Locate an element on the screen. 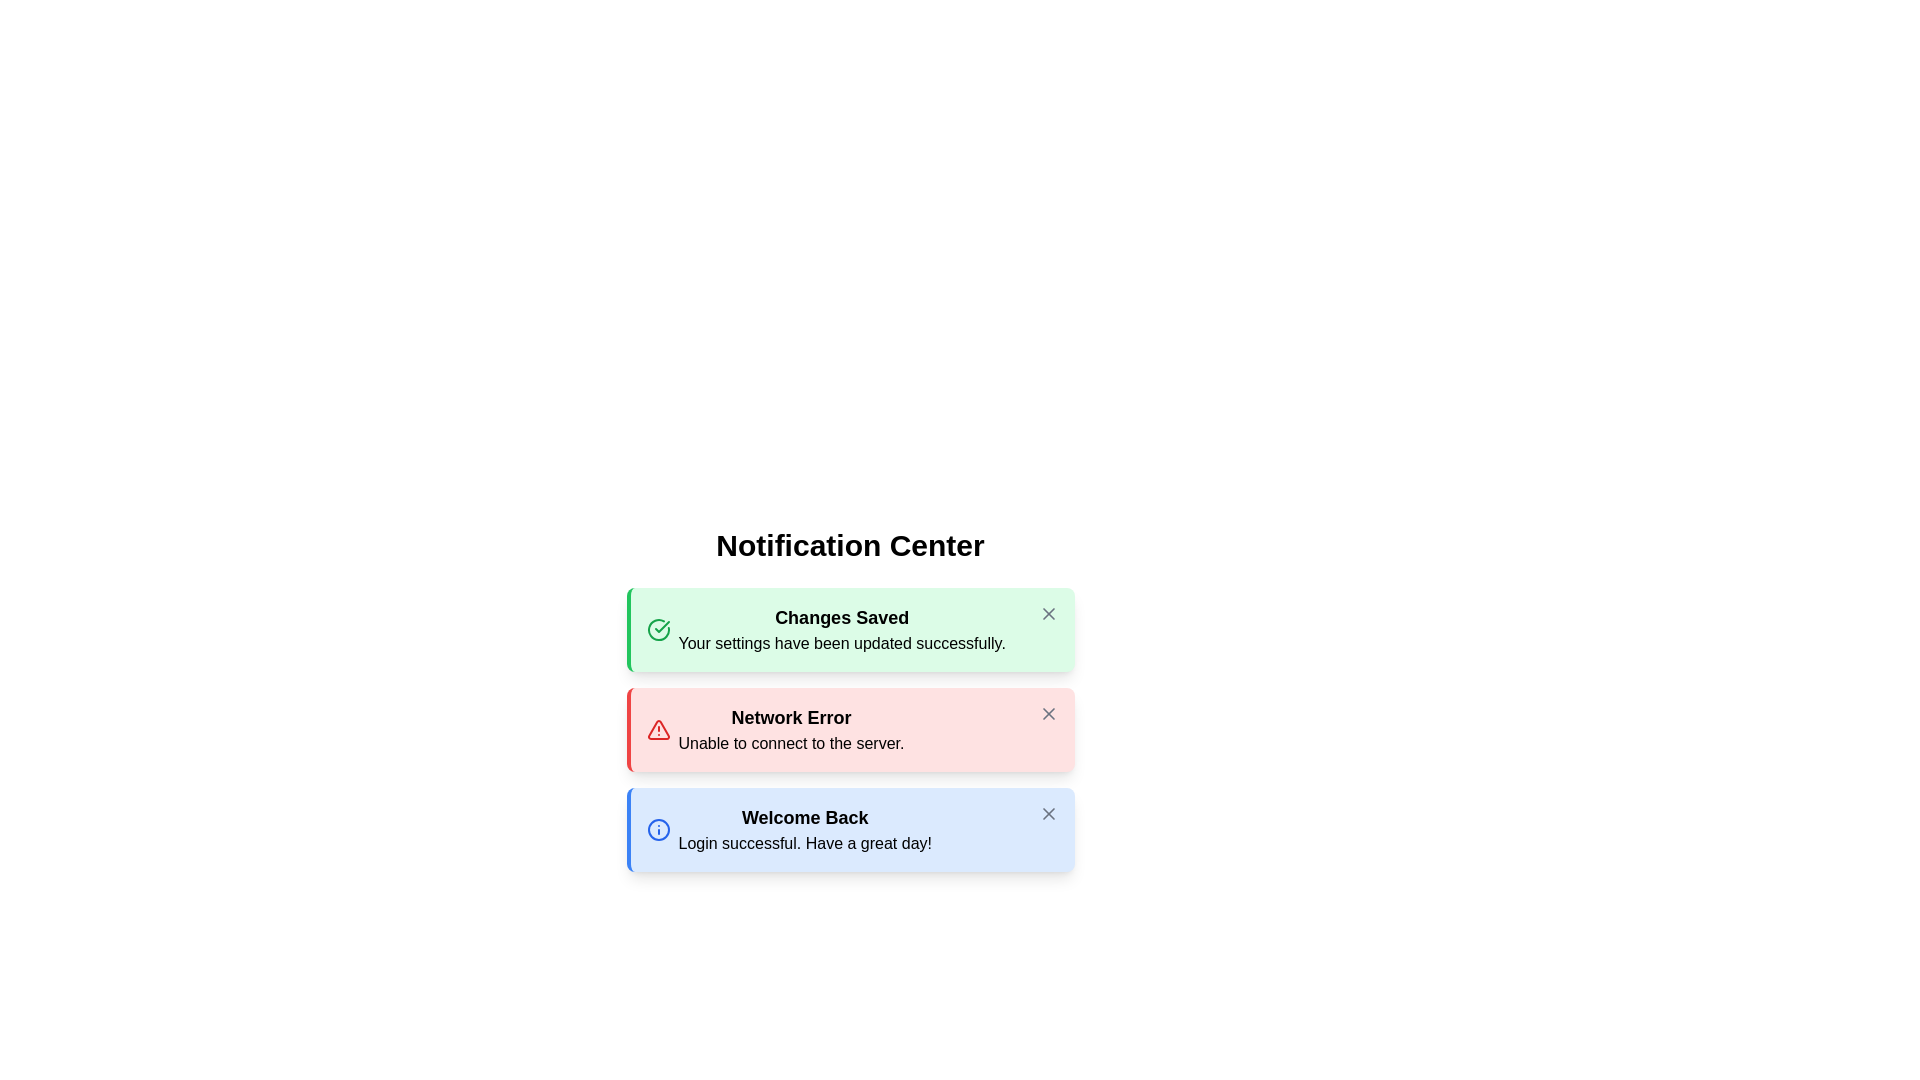 The image size is (1920, 1080). the static text label displaying 'Unable to connect to the server.' which is situated in the middle of a red notification card indicating an error status is located at coordinates (790, 744).